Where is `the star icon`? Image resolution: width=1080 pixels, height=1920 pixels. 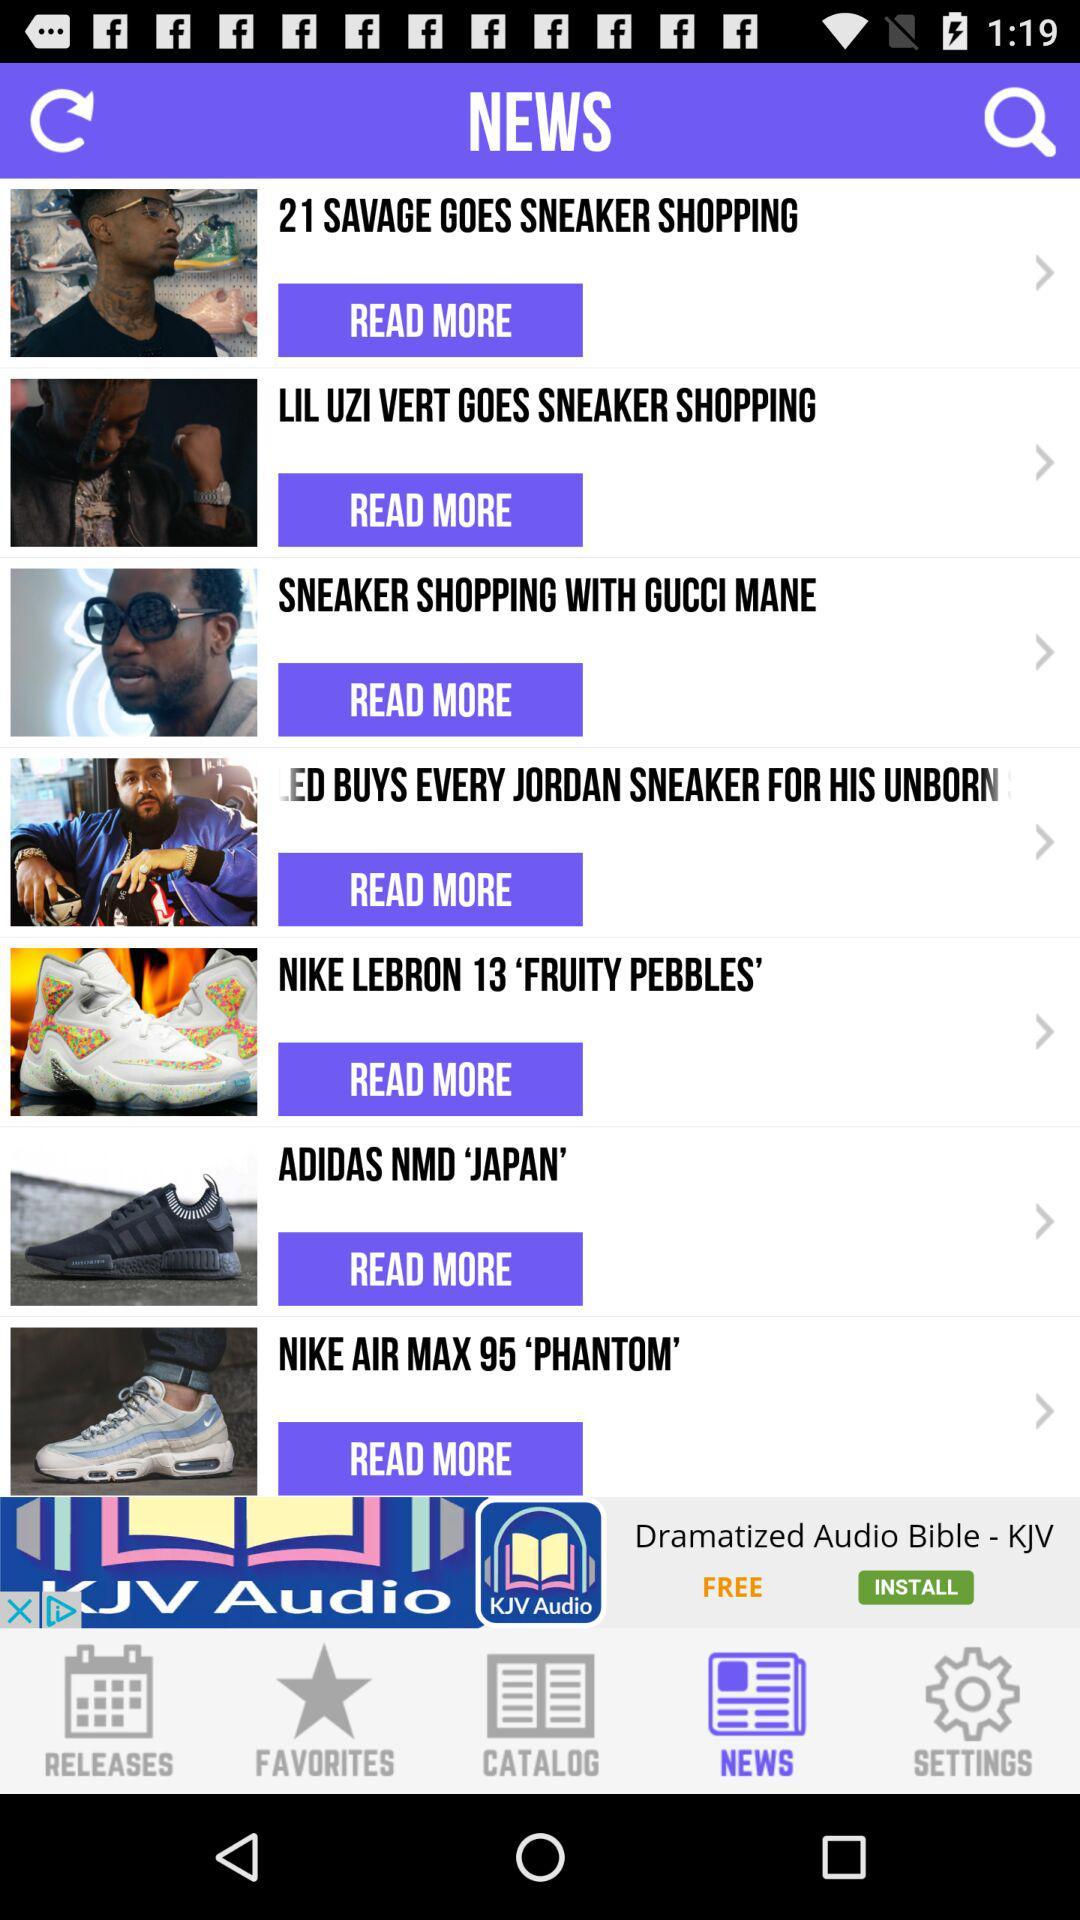
the star icon is located at coordinates (323, 1831).